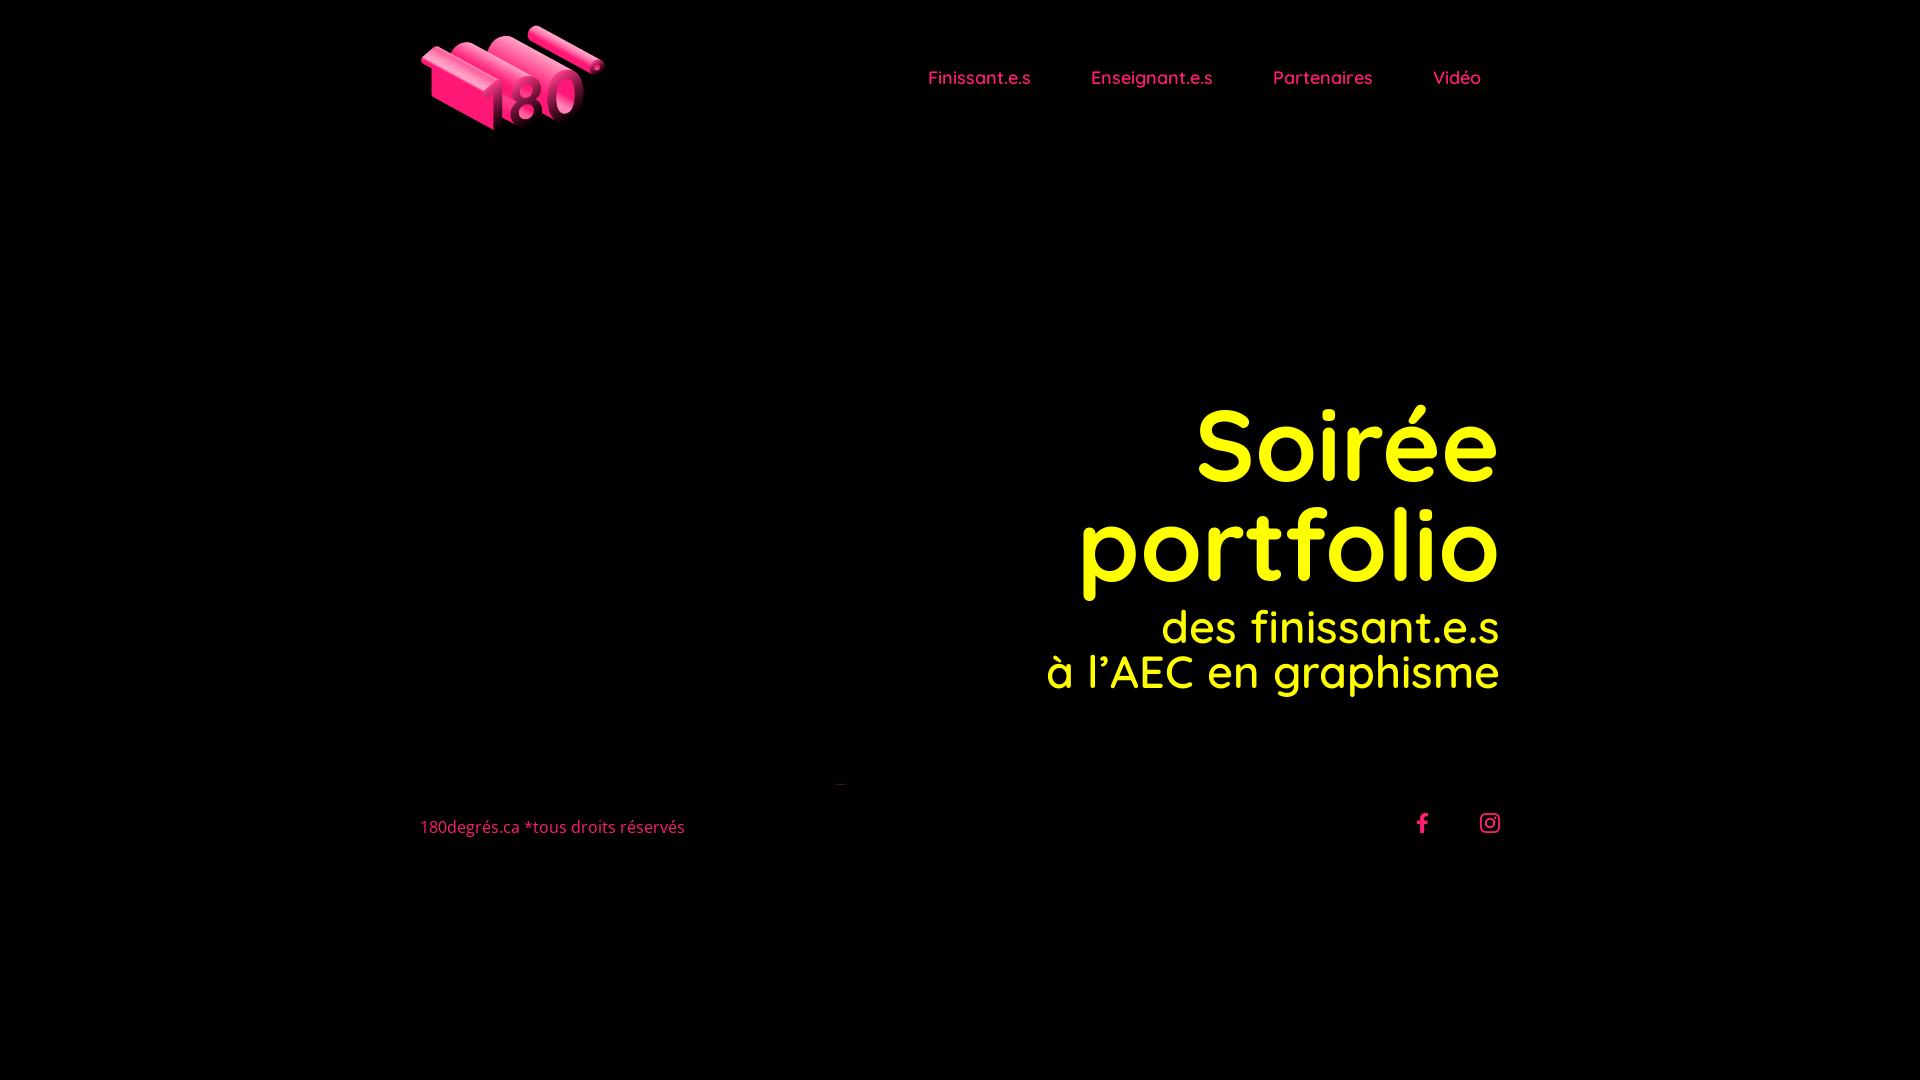 The height and width of the screenshot is (1080, 1920). I want to click on 'Finissant.e.s', so click(979, 77).